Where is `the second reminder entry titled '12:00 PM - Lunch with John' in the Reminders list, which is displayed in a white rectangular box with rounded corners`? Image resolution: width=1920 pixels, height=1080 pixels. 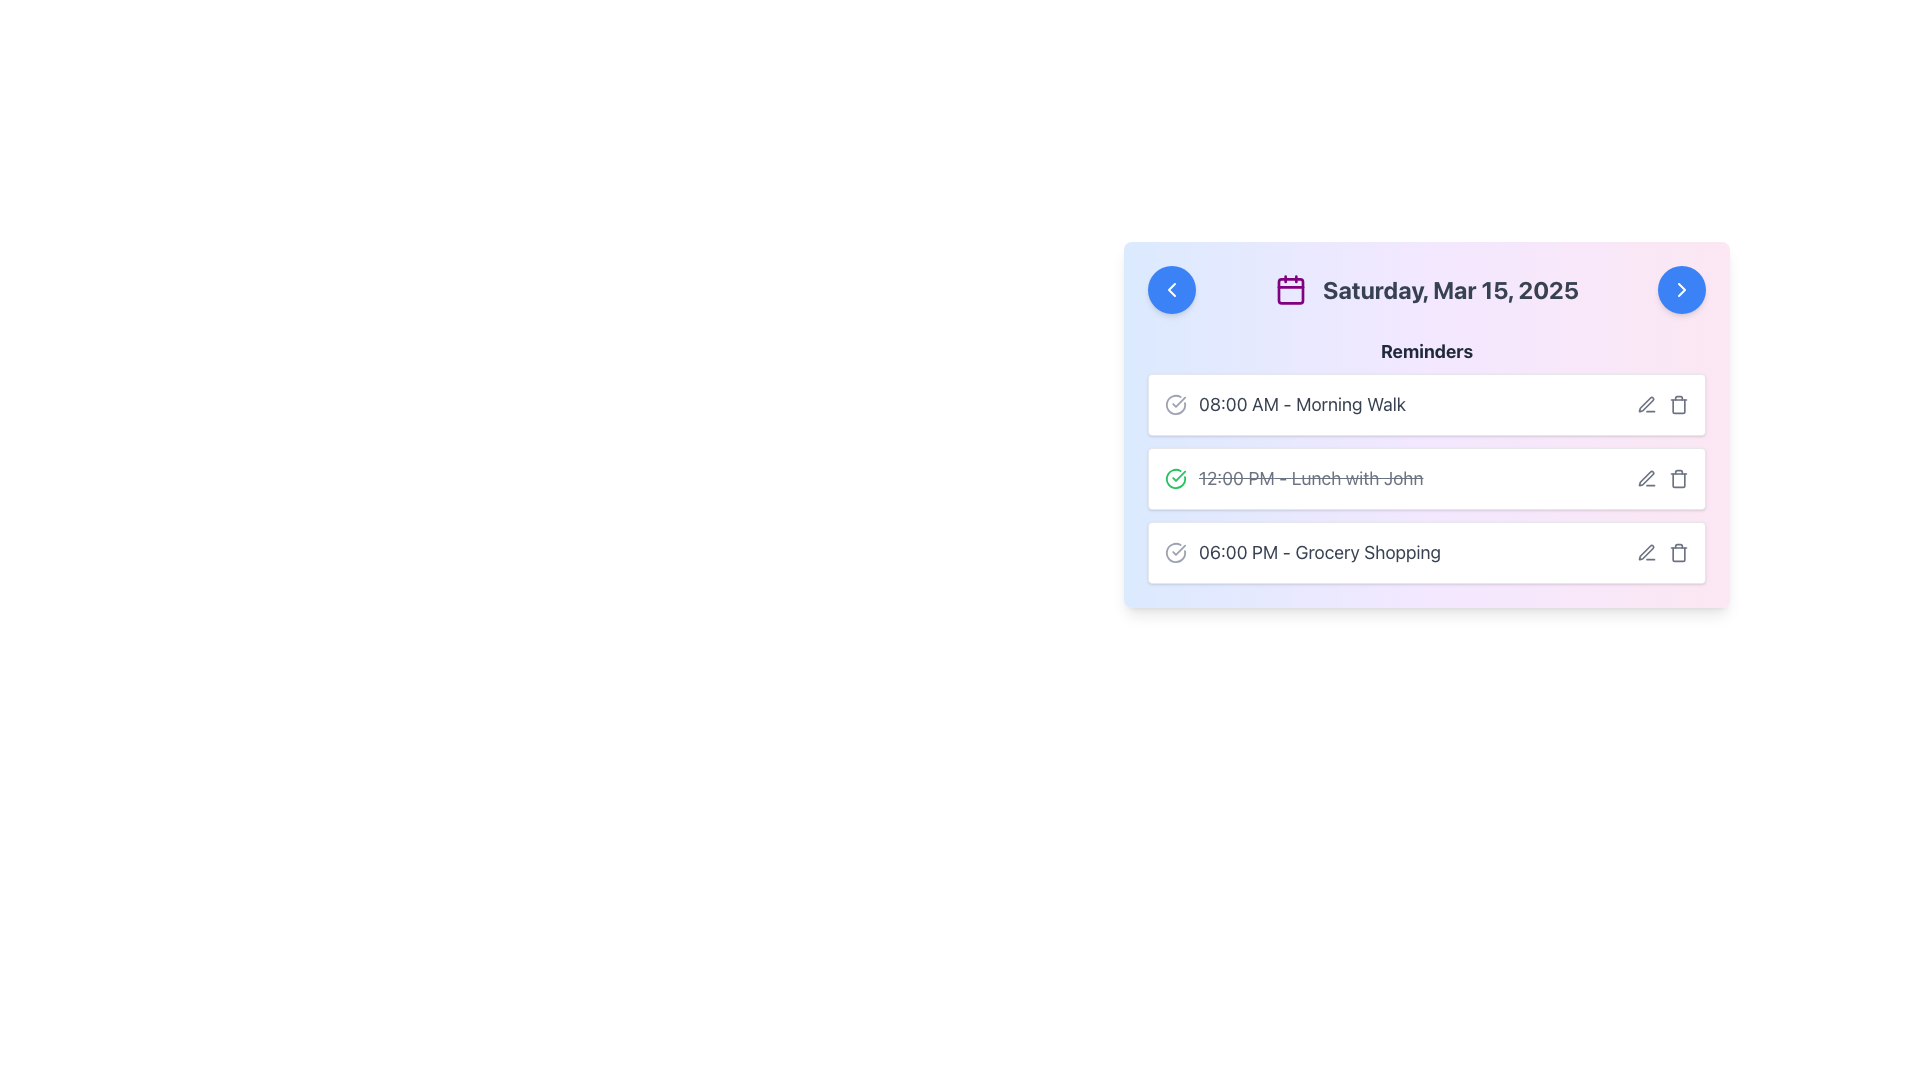 the second reminder entry titled '12:00 PM - Lunch with John' in the Reminders list, which is displayed in a white rectangular box with rounded corners is located at coordinates (1425, 461).